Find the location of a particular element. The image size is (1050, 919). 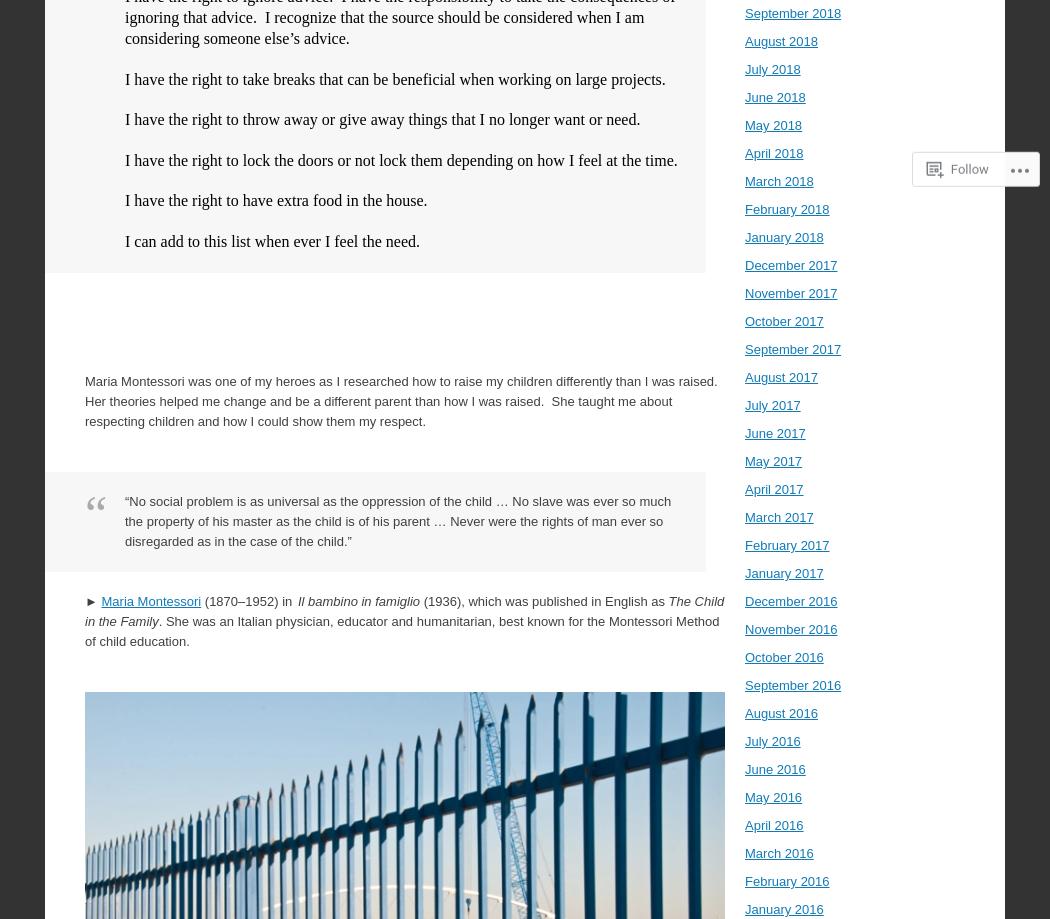

'Il bambino in famiglio' is located at coordinates (357, 601).